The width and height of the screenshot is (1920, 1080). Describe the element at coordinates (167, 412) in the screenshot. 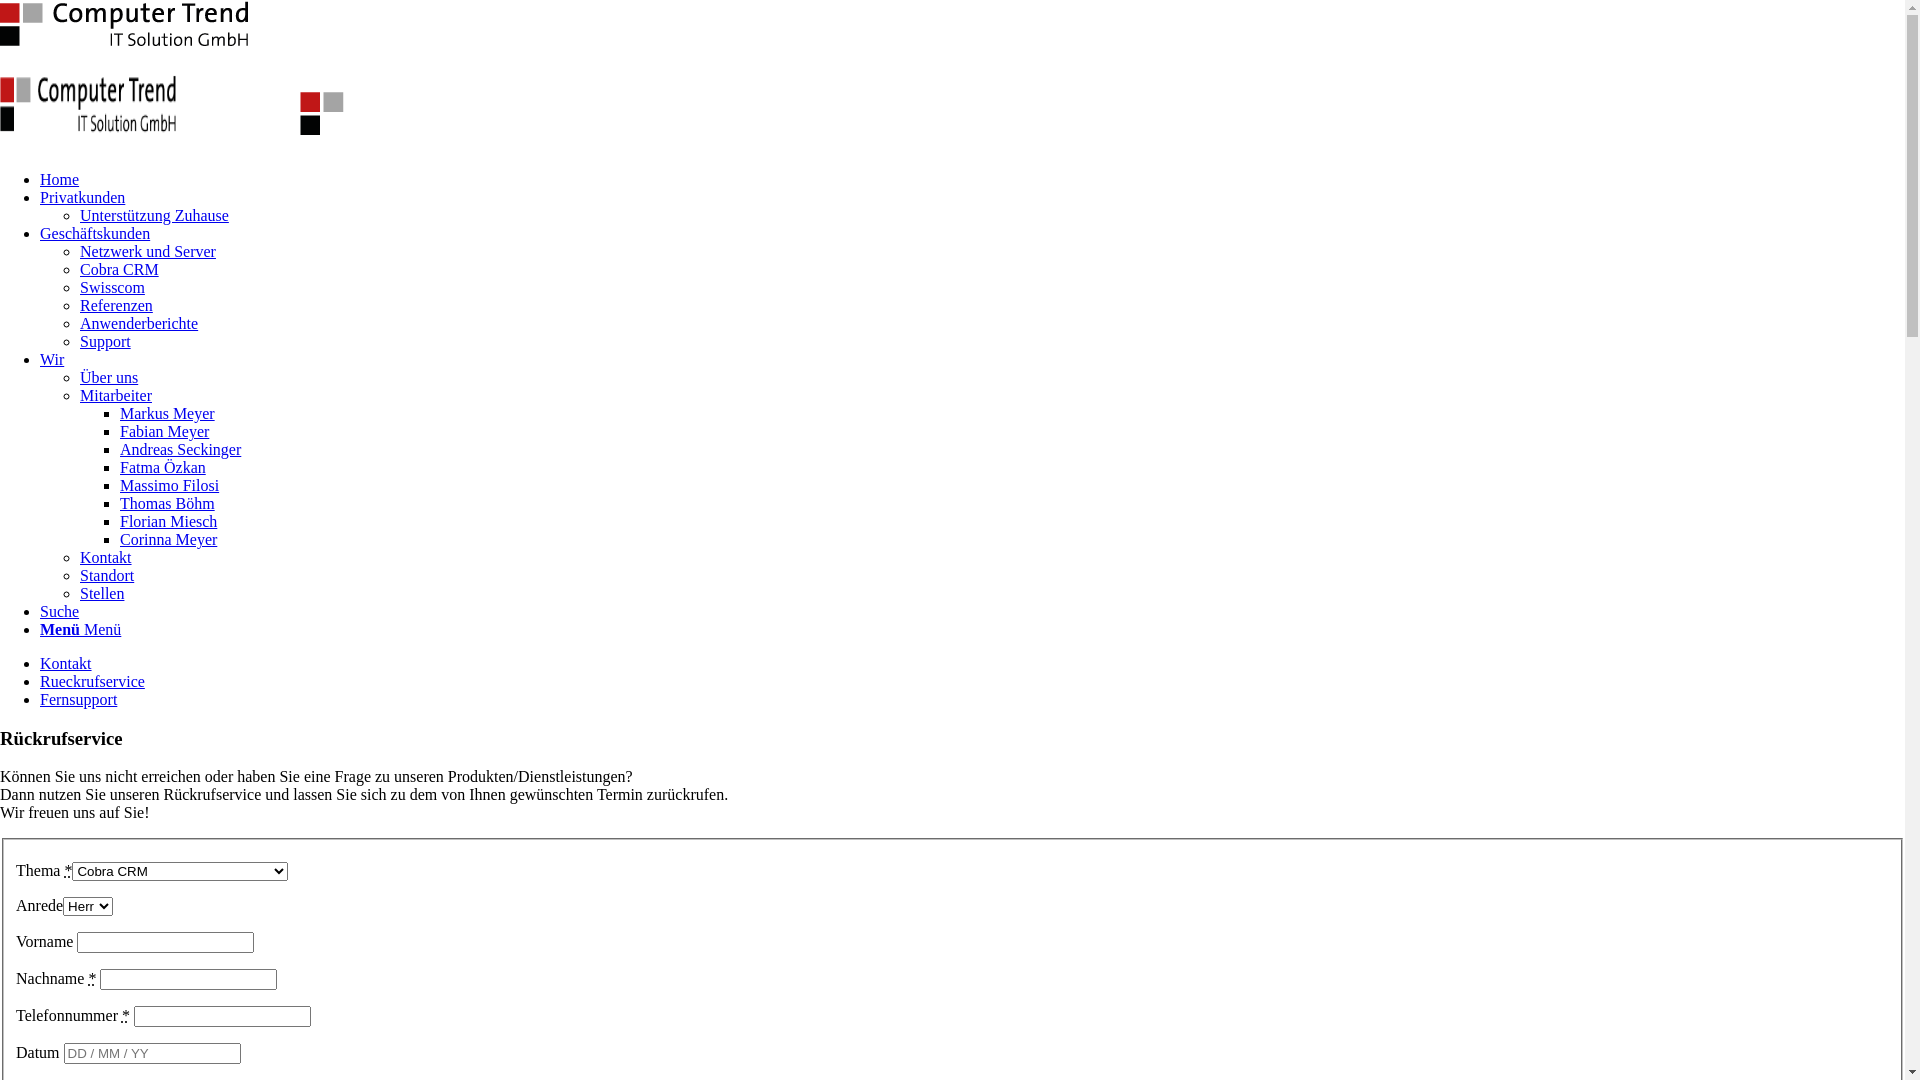

I see `'Markus Meyer'` at that location.